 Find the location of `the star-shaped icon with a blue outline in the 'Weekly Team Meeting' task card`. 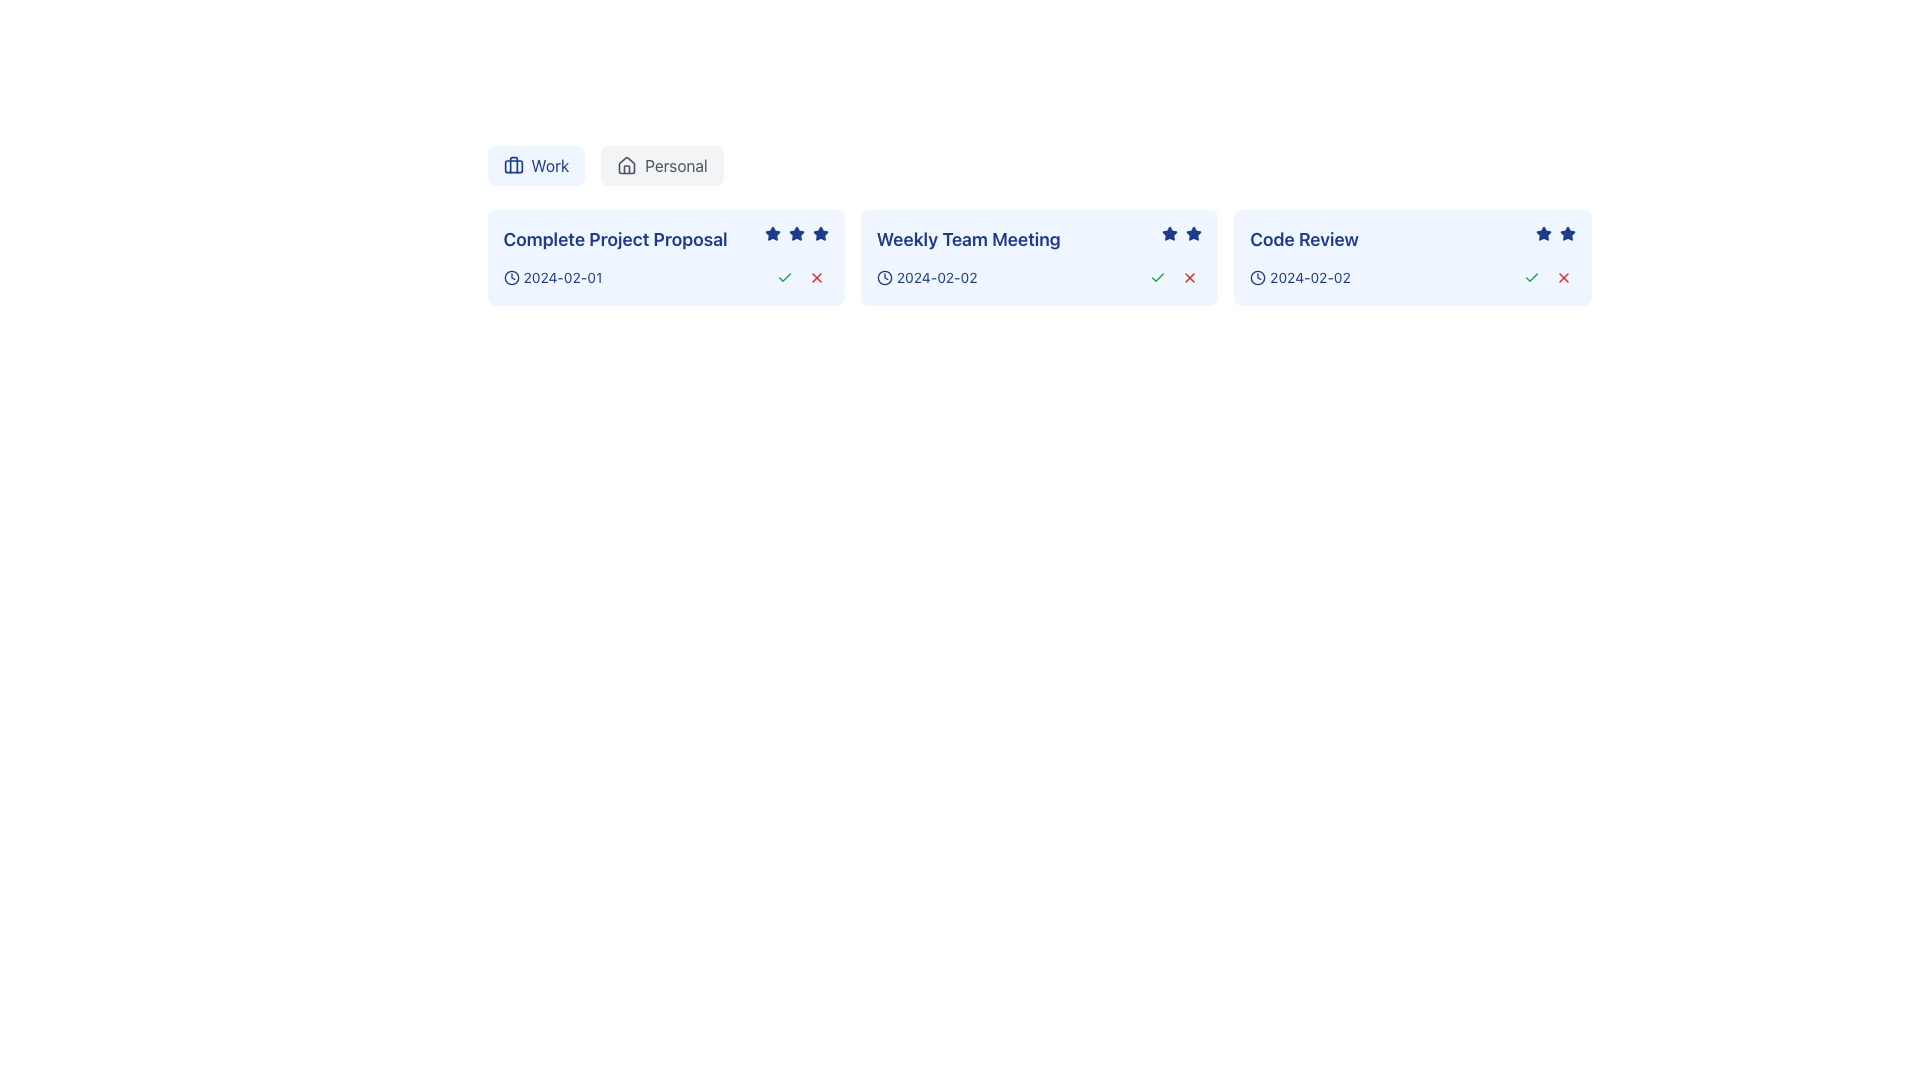

the star-shaped icon with a blue outline in the 'Weekly Team Meeting' task card is located at coordinates (1194, 232).